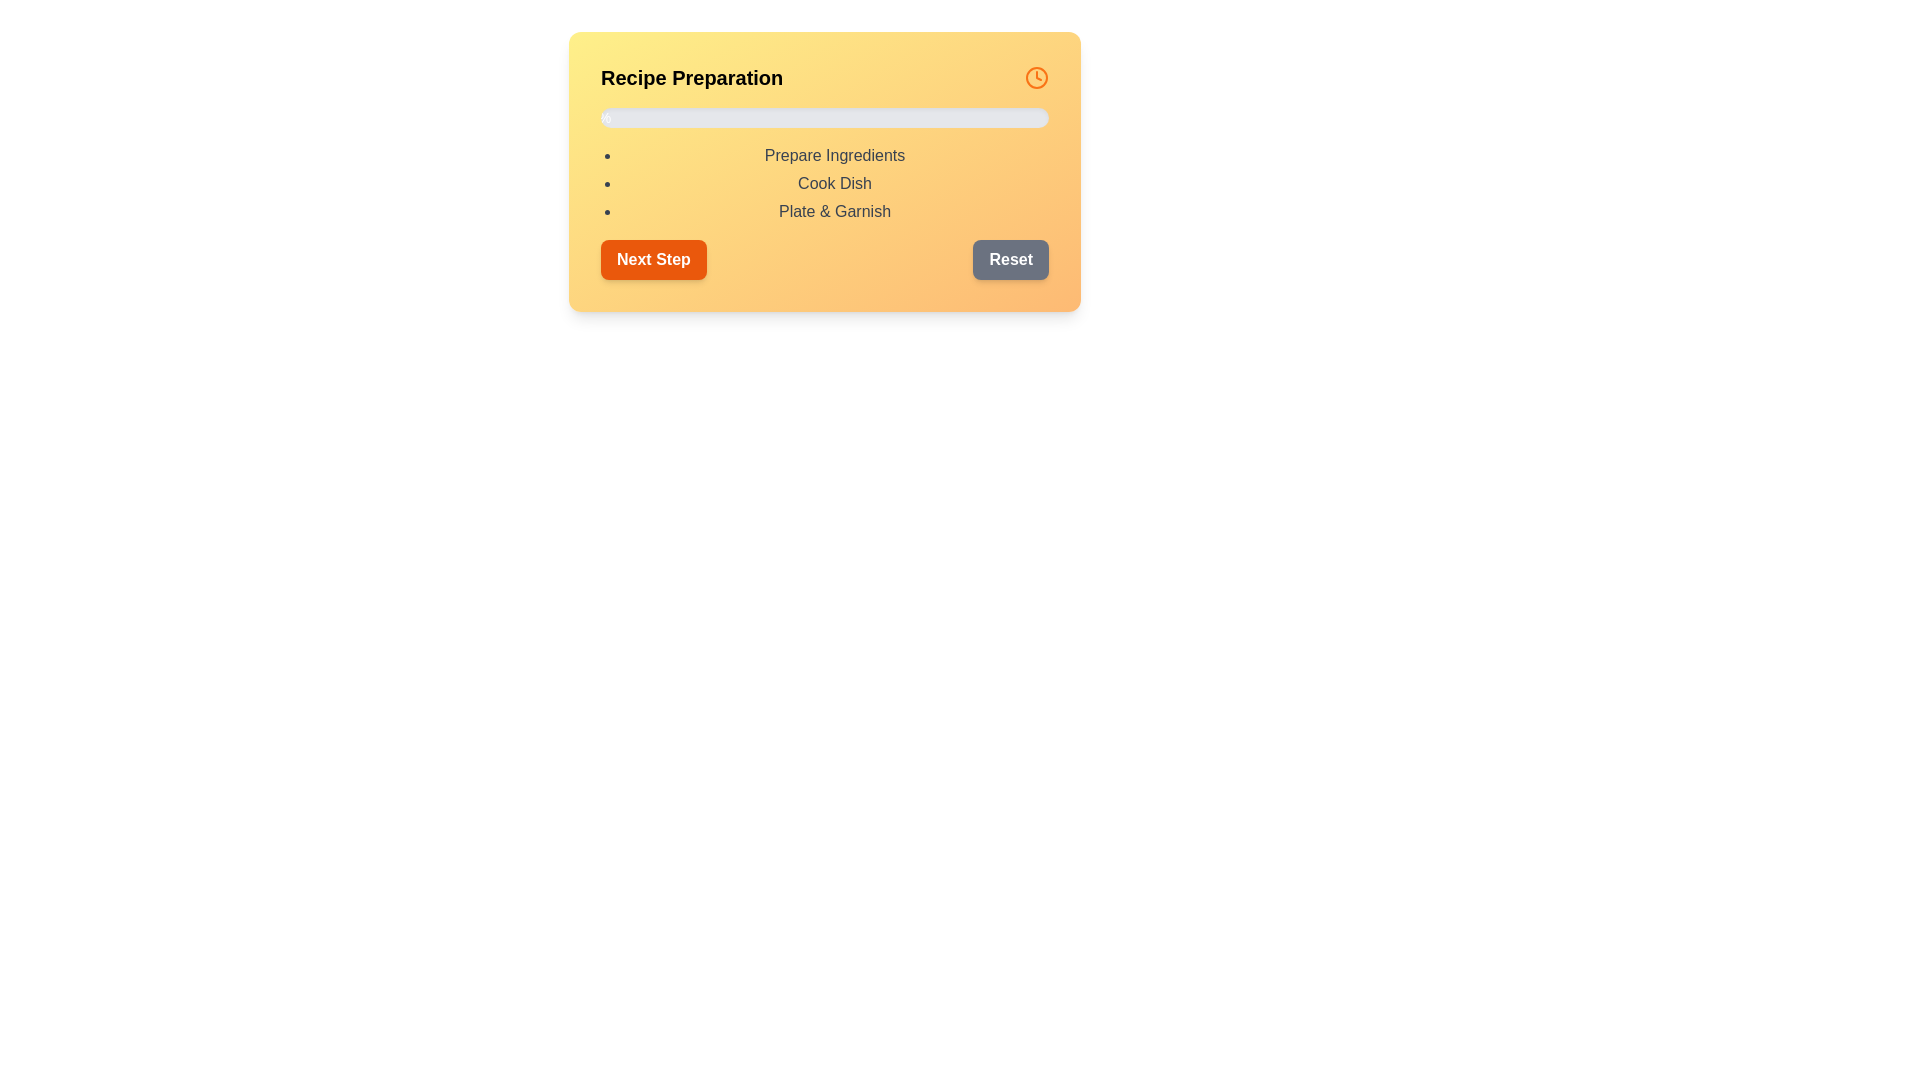 The width and height of the screenshot is (1920, 1080). Describe the element at coordinates (1036, 76) in the screenshot. I see `the clock icon located at the top-right corner of the 'Recipe Preparation' section, which symbolizes time or duration for the recipe preparation process` at that location.